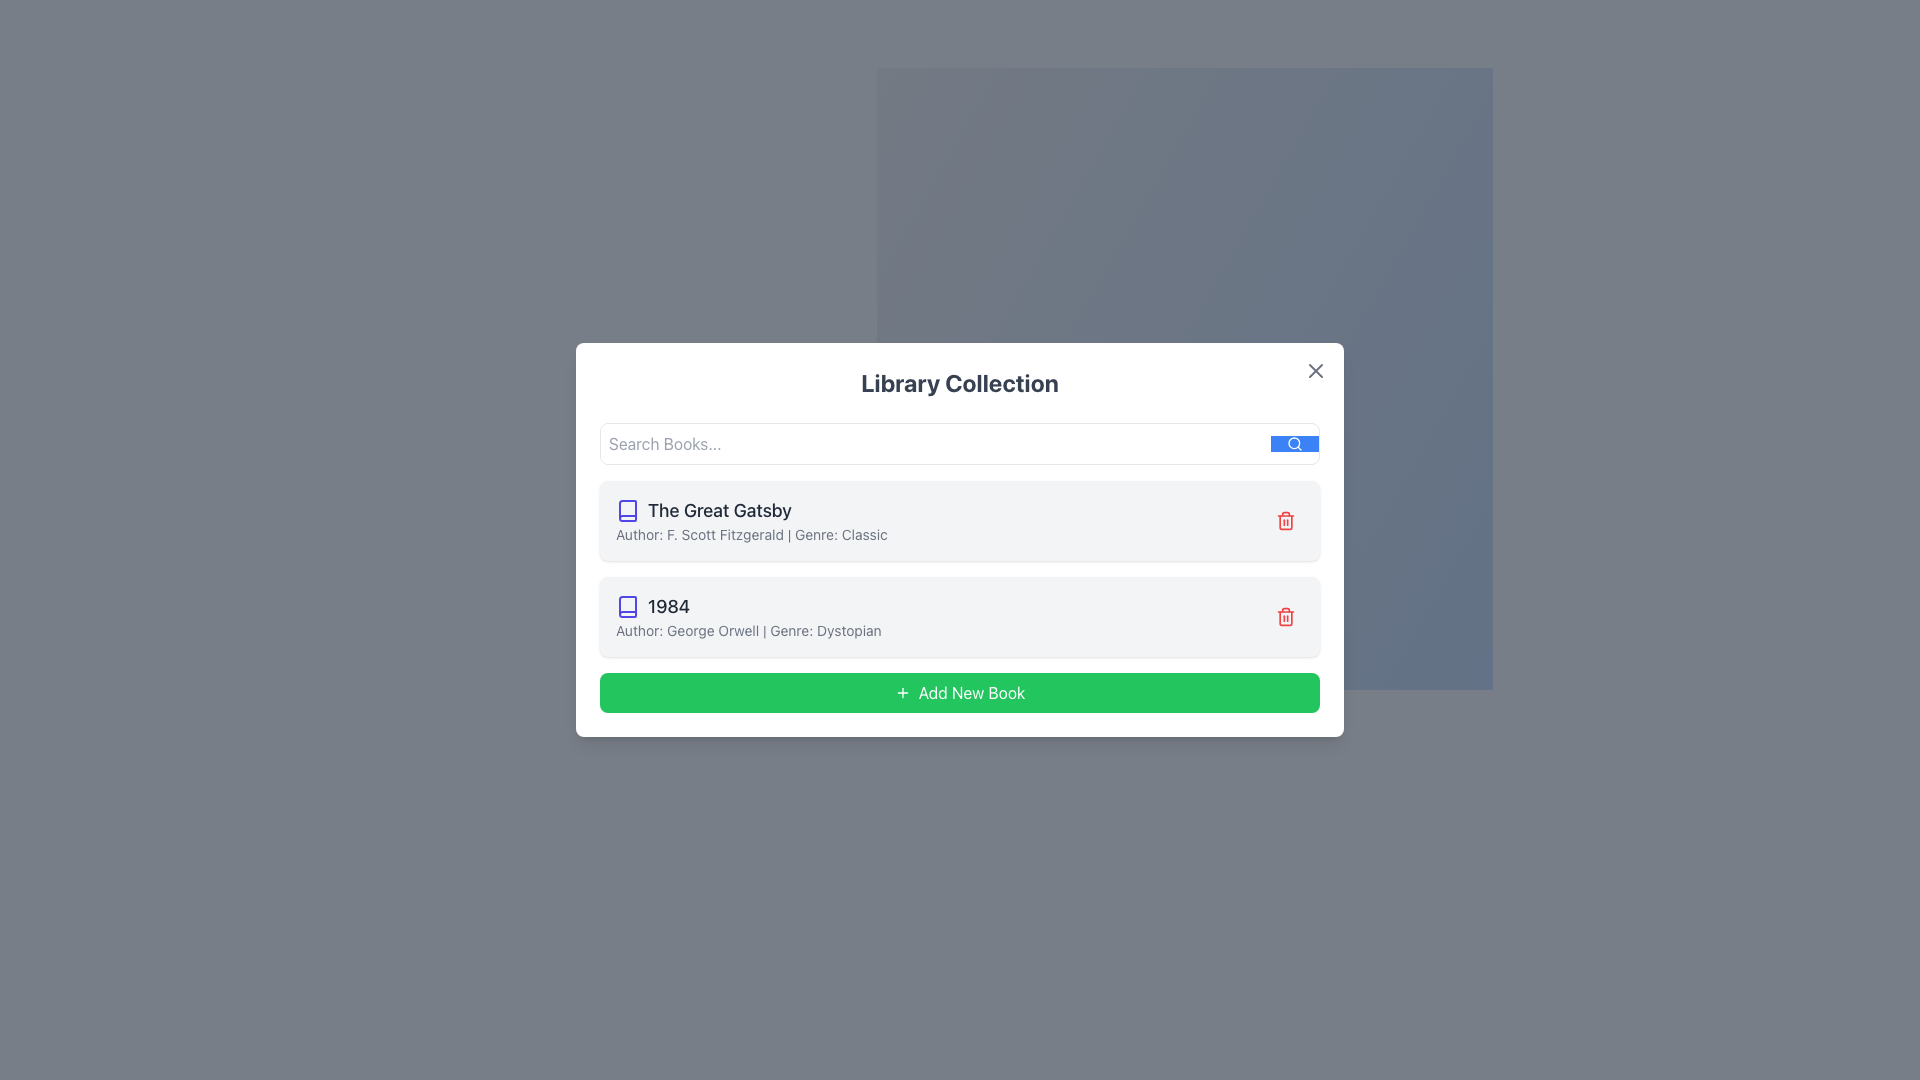  I want to click on the interactive delete button with an SVG trash icon for the '1984' book entry to change its background color, so click(1286, 616).